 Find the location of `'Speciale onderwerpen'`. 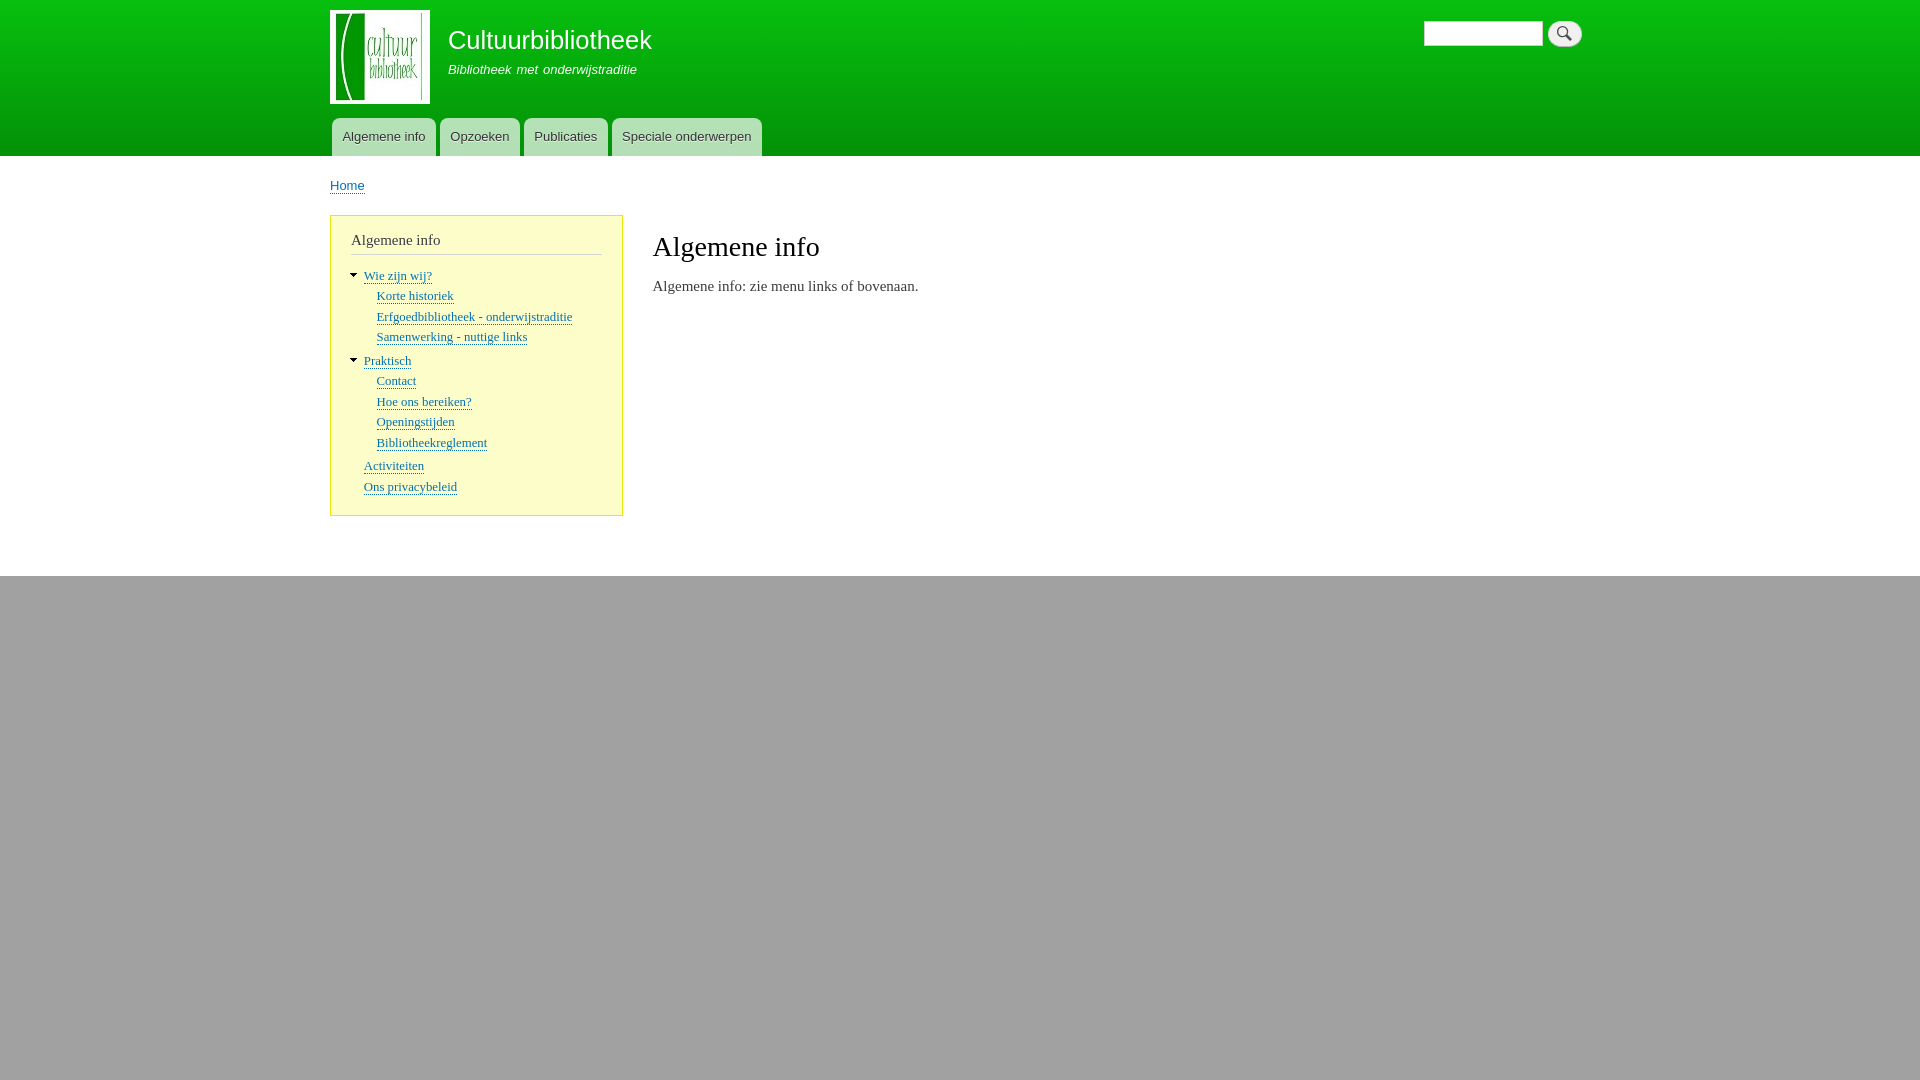

'Speciale onderwerpen' is located at coordinates (686, 136).